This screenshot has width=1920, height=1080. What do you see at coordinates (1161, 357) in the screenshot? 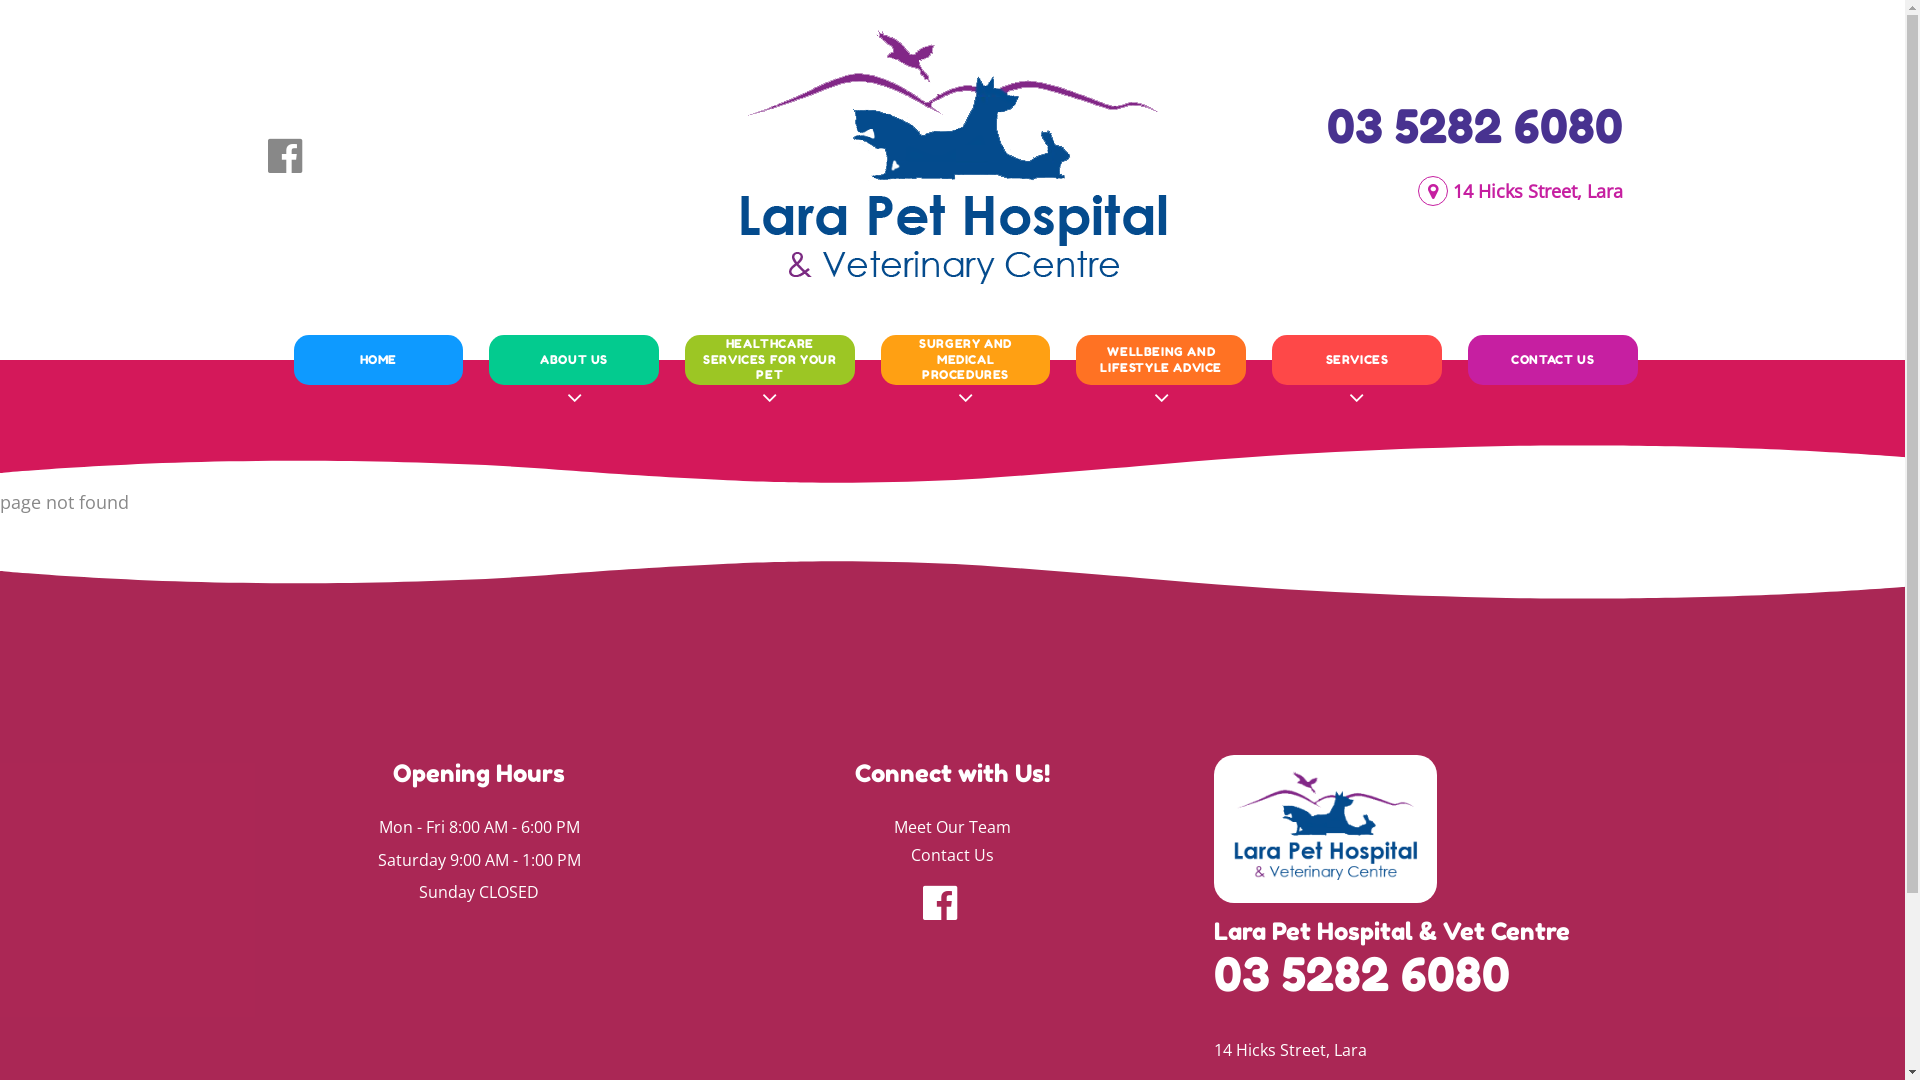
I see `'WELLBEING AND LIFESTYLE ADVICE'` at bounding box center [1161, 357].